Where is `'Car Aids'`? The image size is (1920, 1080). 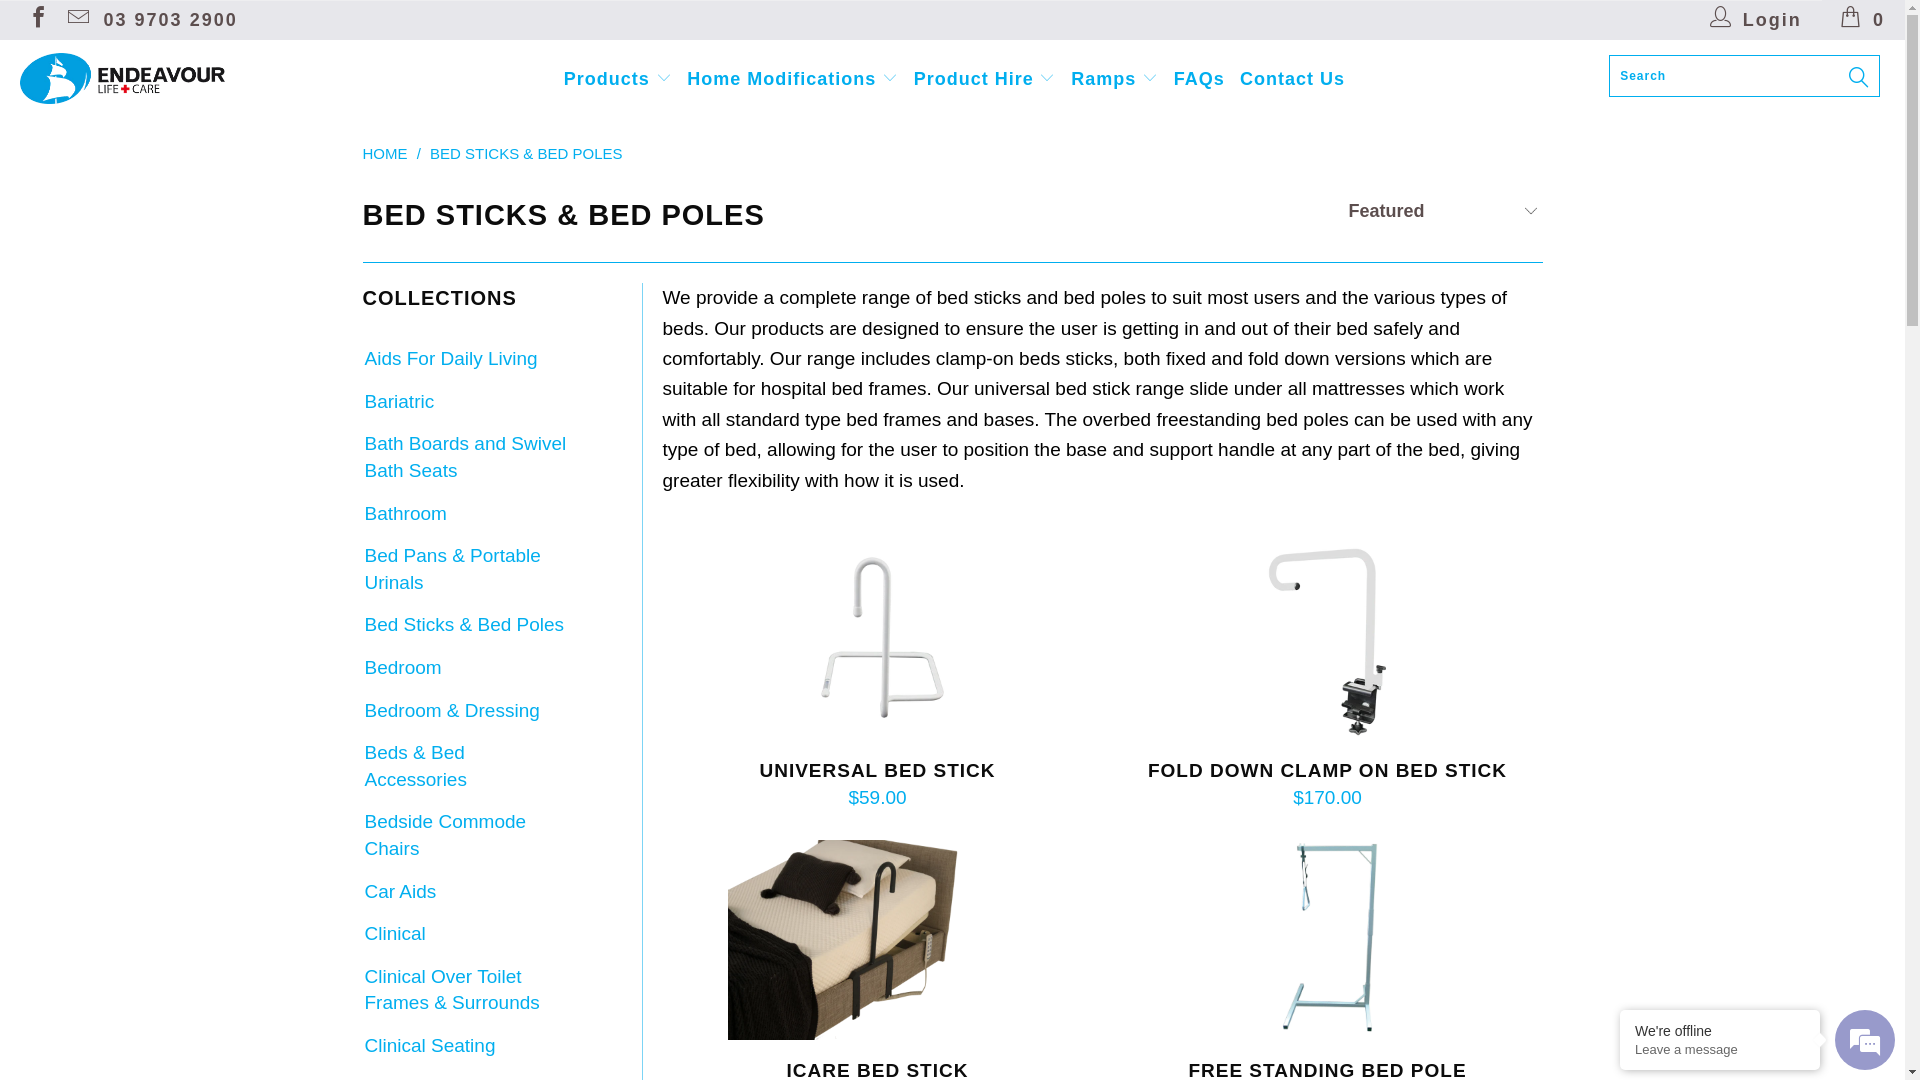 'Car Aids' is located at coordinates (361, 891).